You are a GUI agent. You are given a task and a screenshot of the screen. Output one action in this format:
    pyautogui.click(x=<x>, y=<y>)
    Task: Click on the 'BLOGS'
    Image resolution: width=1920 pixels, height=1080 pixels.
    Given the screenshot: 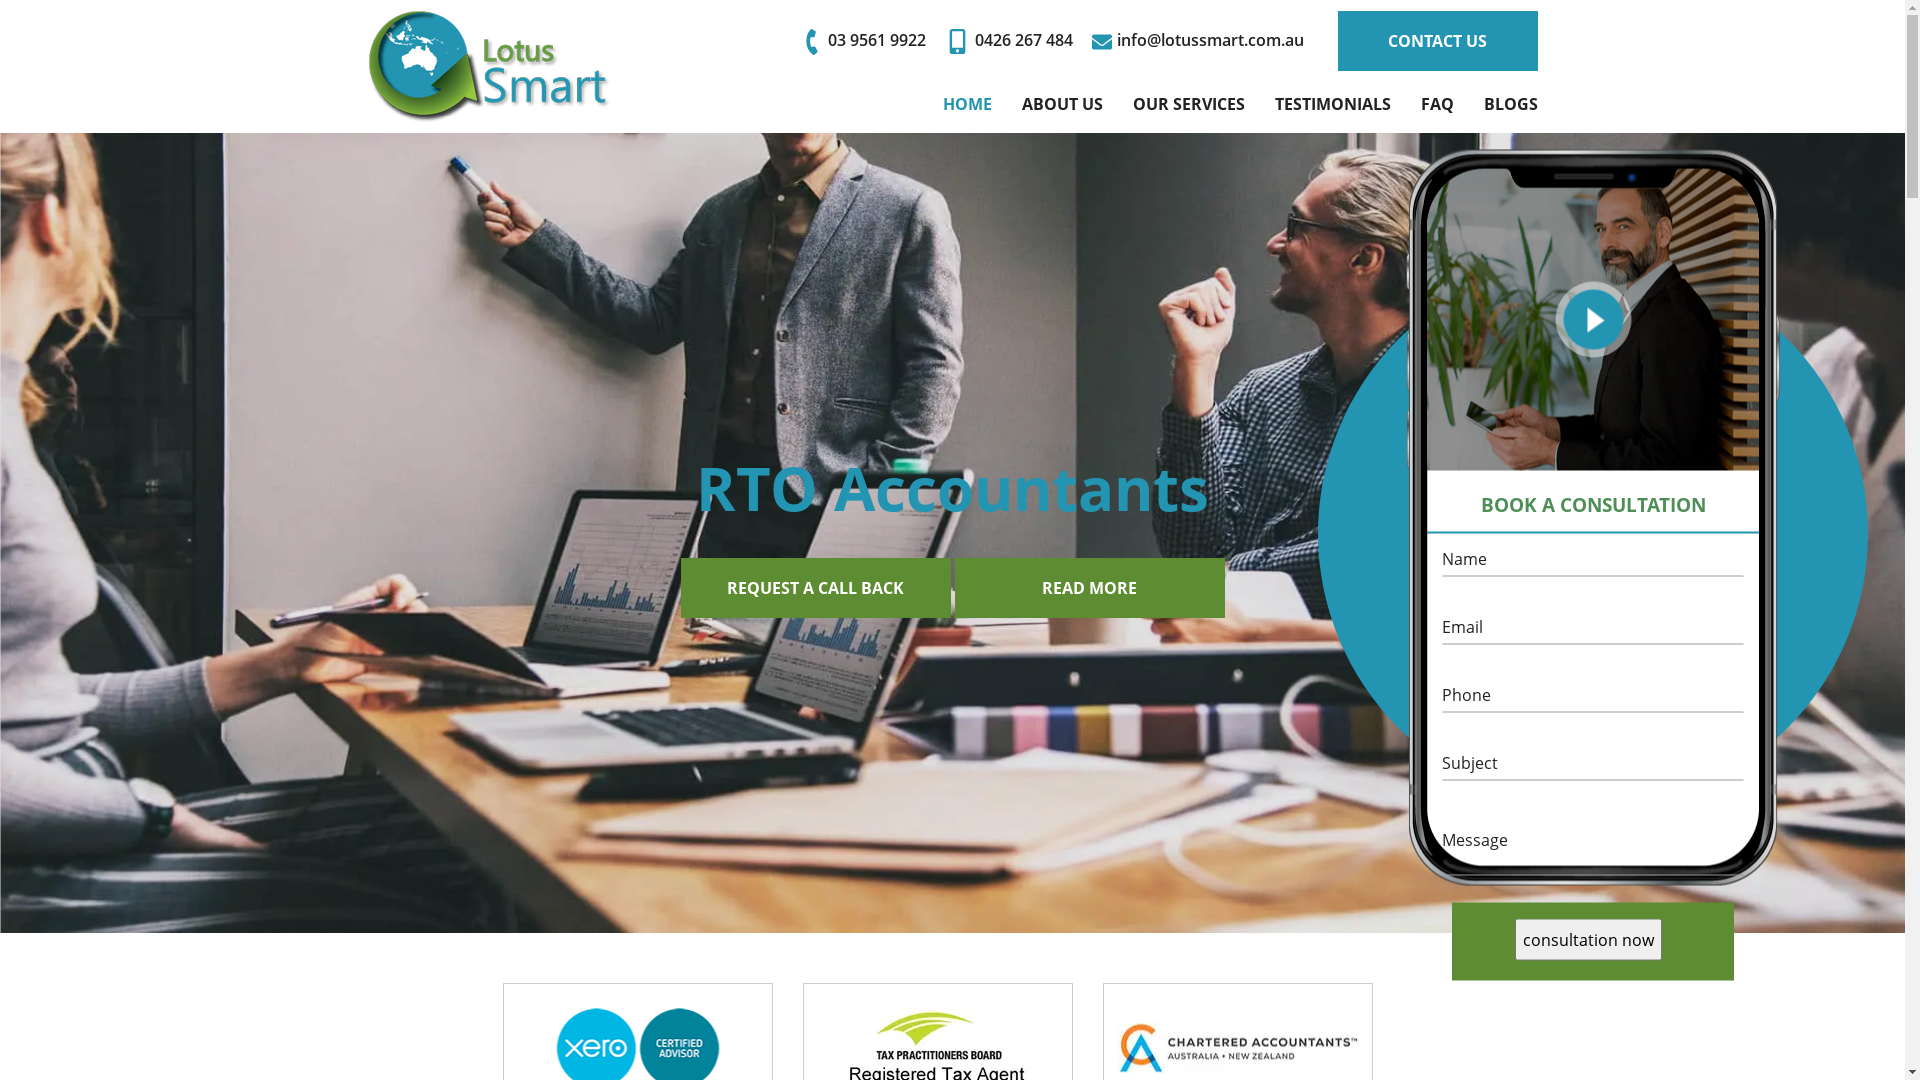 What is the action you would take?
    pyautogui.click(x=1511, y=104)
    